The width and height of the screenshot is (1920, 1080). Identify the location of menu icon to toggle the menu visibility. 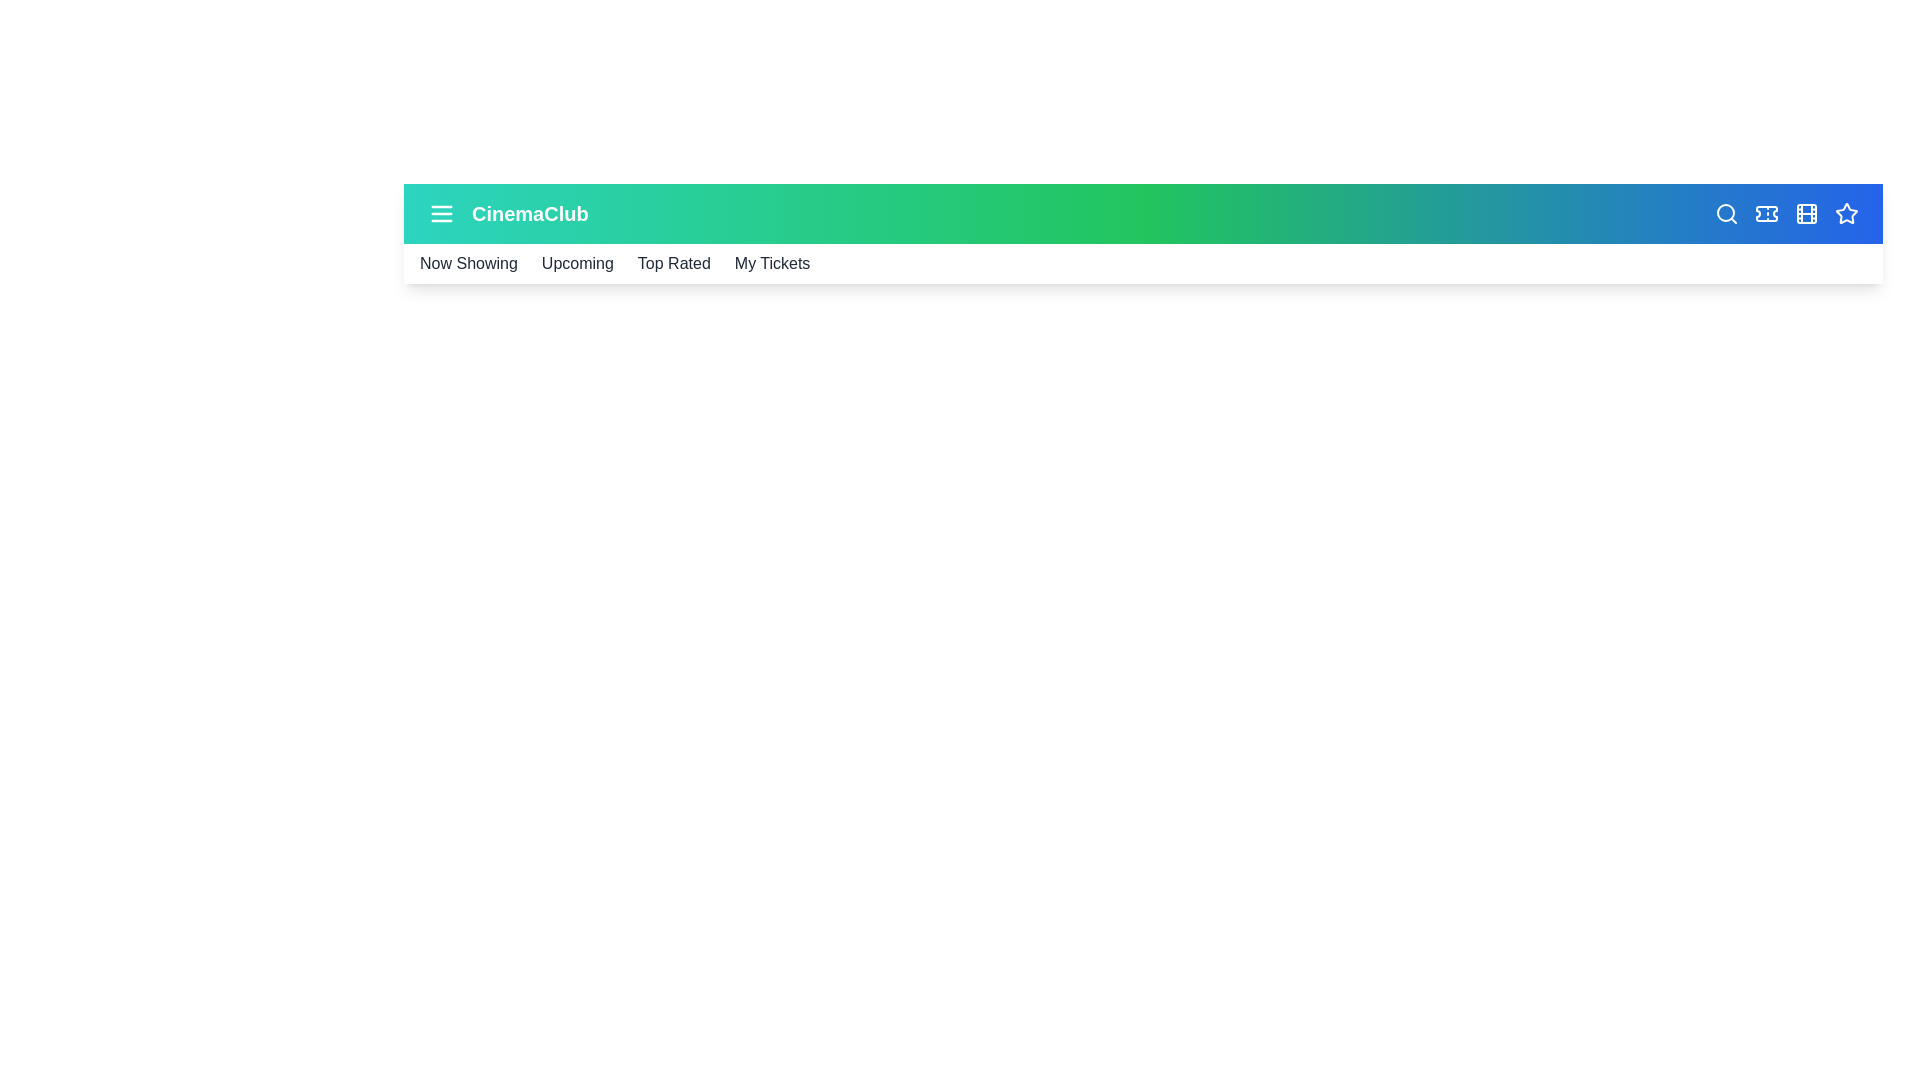
(440, 213).